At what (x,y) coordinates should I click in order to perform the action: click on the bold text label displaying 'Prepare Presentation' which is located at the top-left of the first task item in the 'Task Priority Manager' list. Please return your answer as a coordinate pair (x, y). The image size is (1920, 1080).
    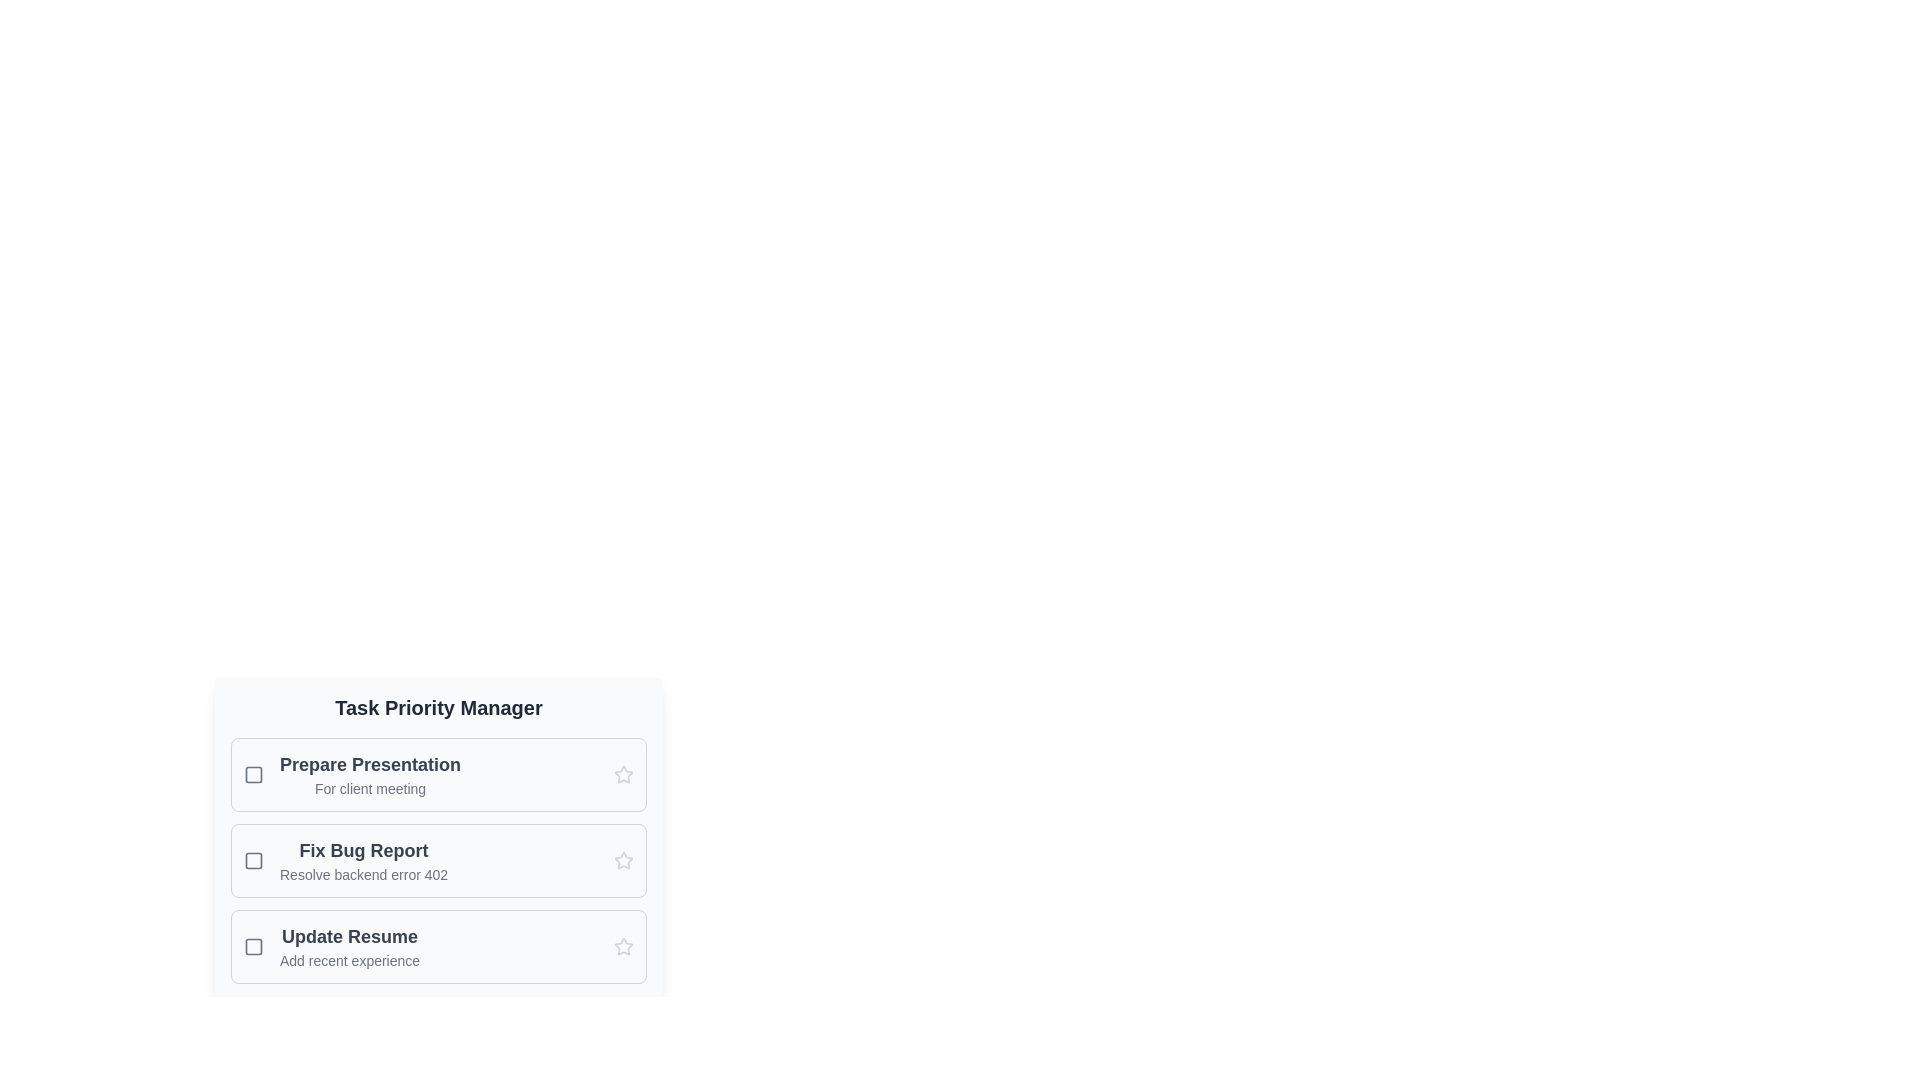
    Looking at the image, I should click on (370, 764).